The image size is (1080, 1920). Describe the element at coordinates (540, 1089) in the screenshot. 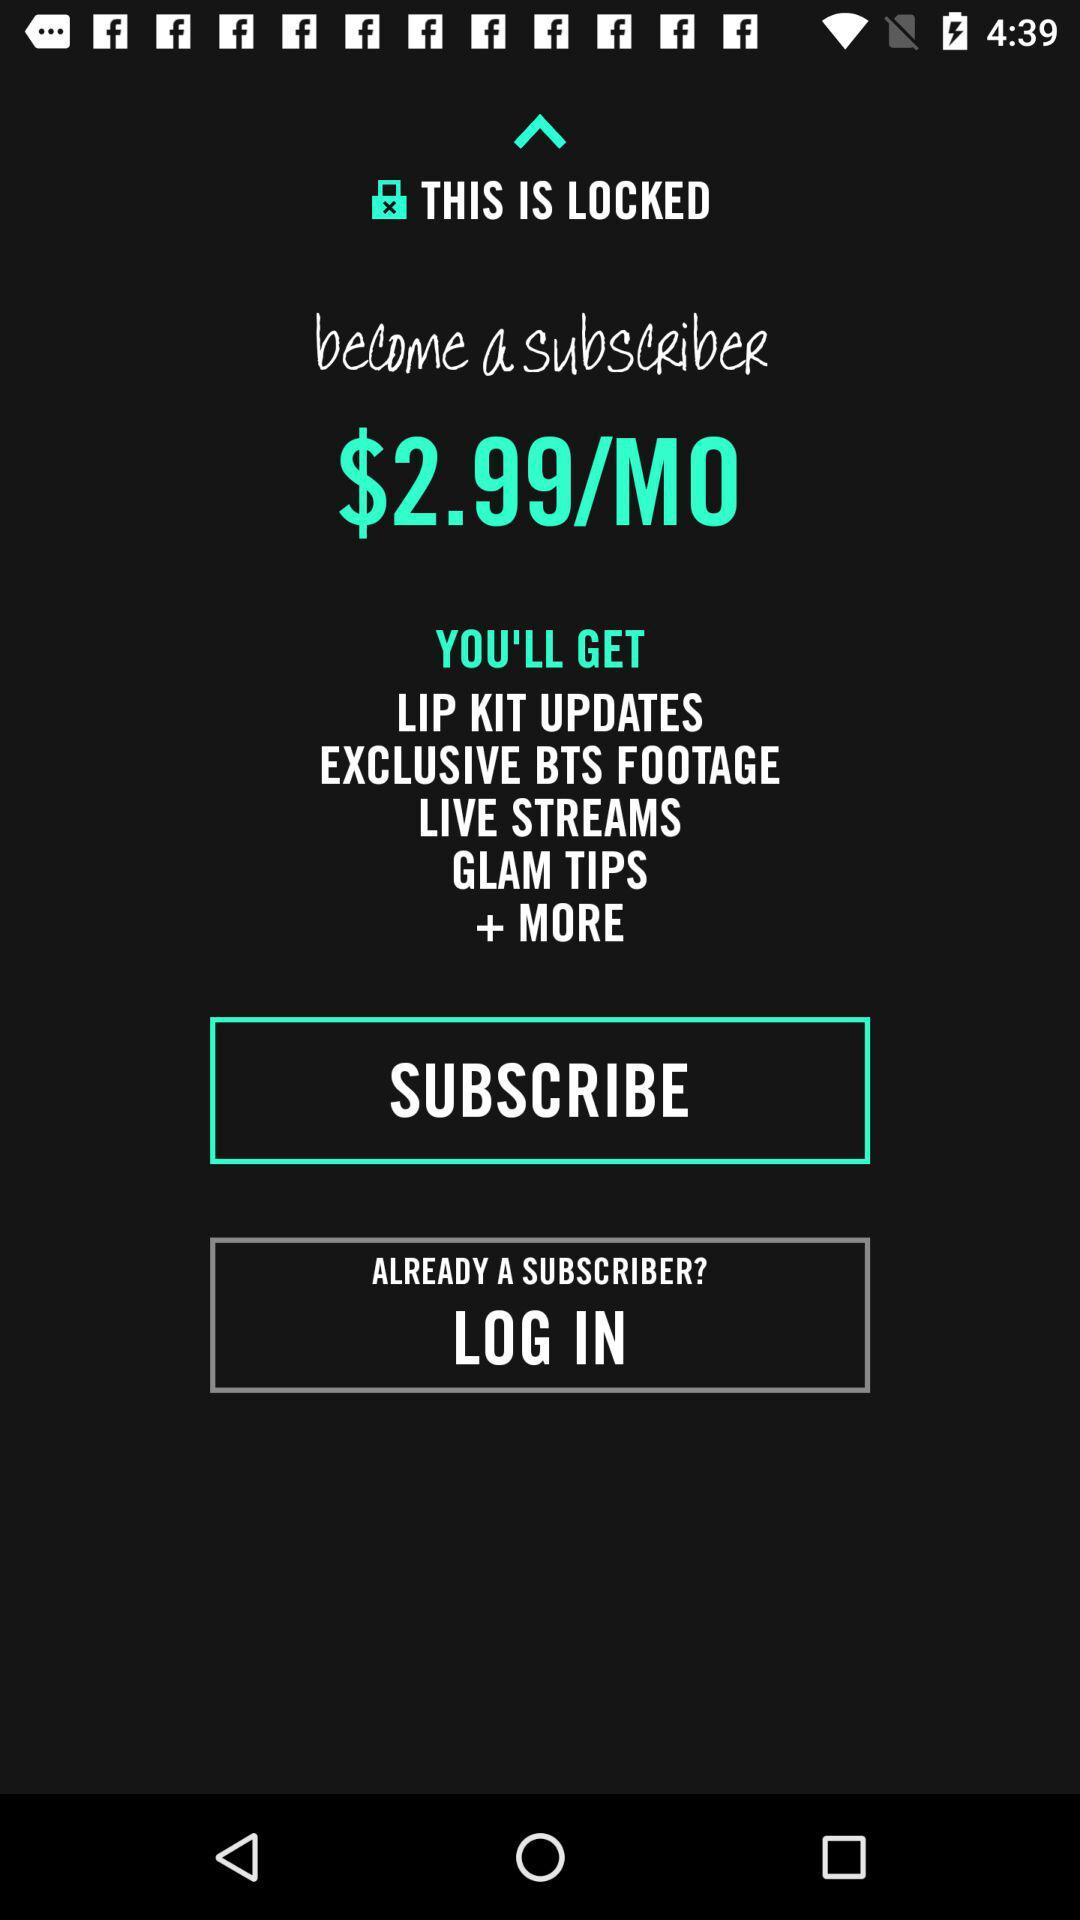

I see `subscribe item` at that location.